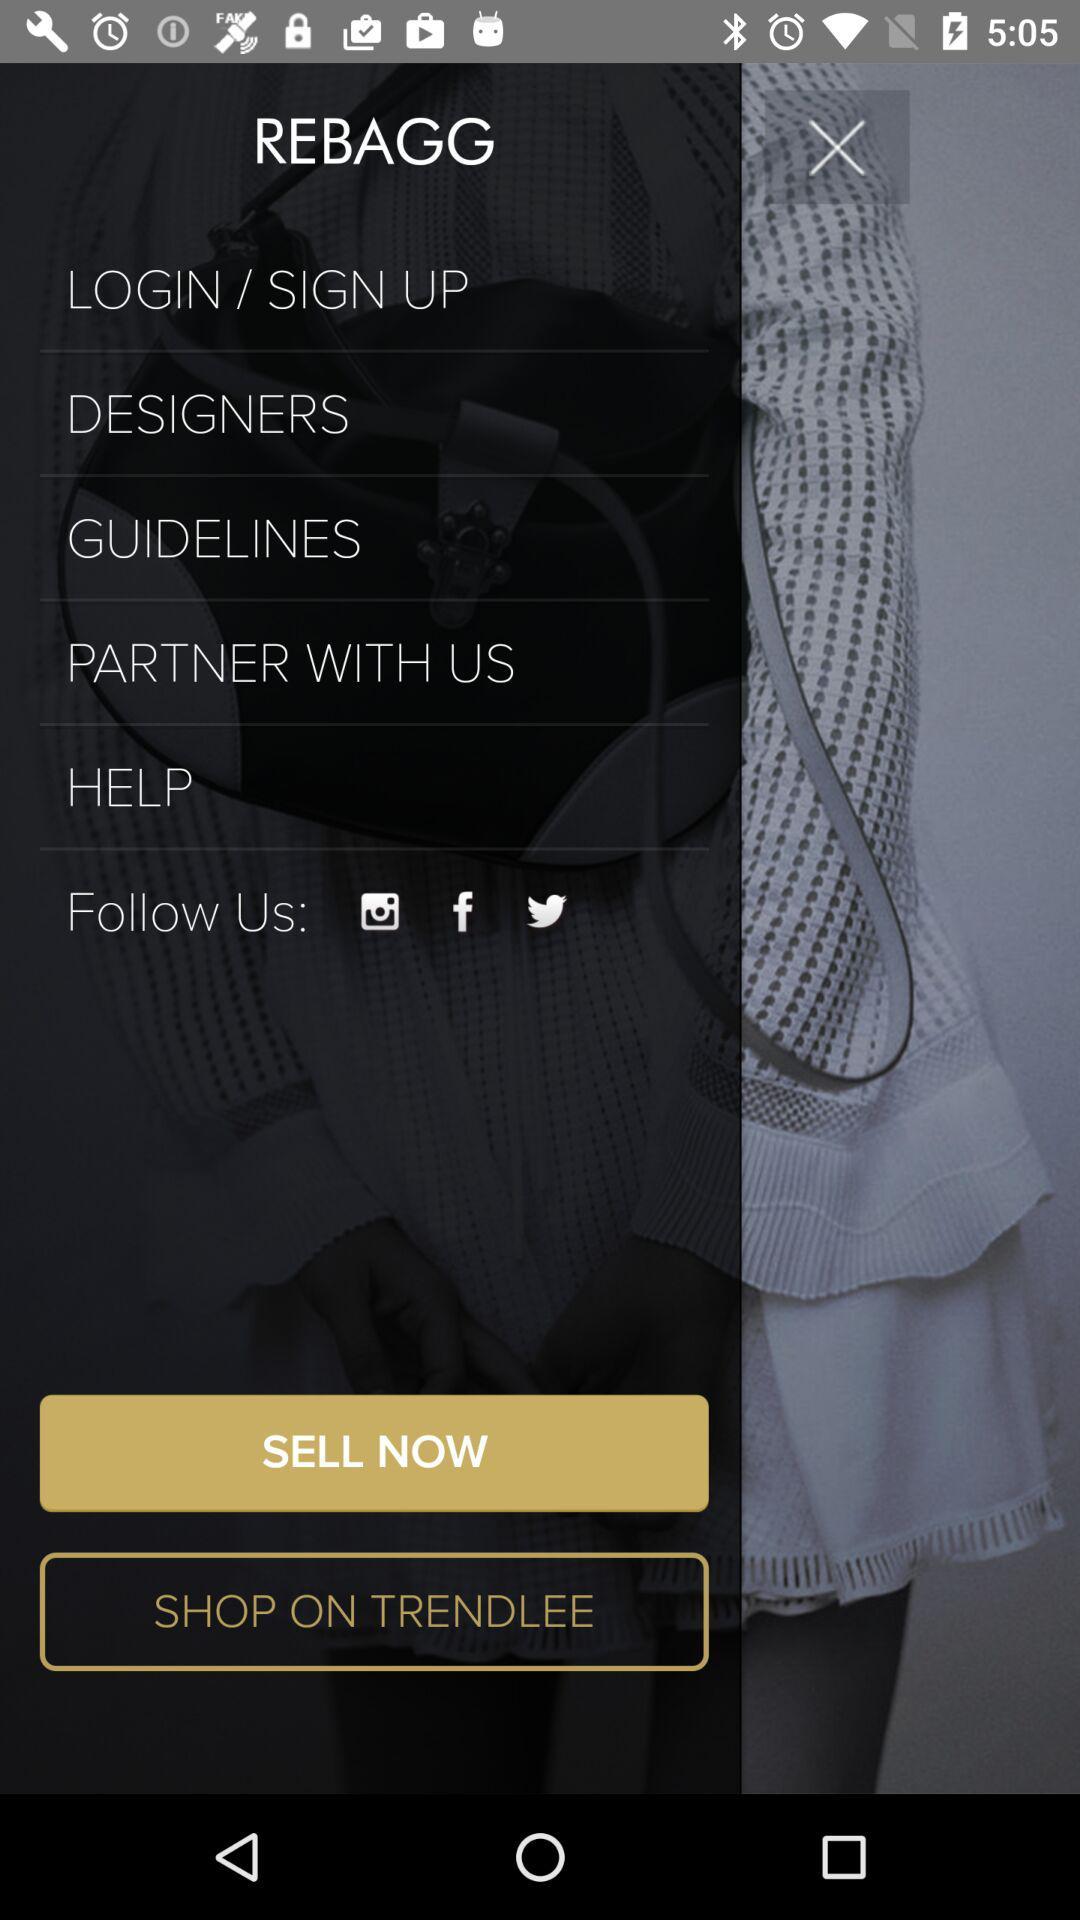 The width and height of the screenshot is (1080, 1920). I want to click on the item below help item, so click(374, 849).